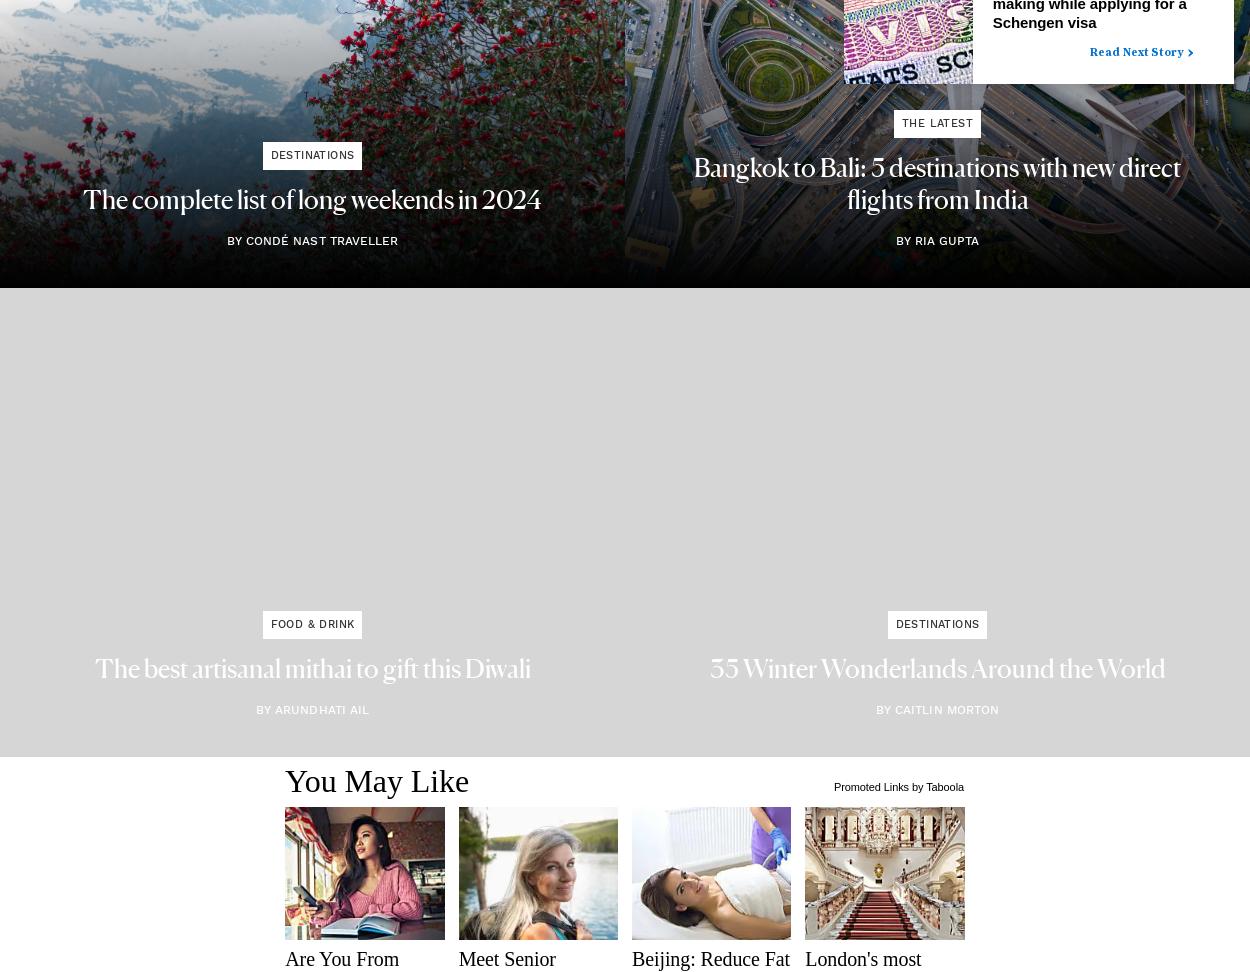  I want to click on 'You May Like', so click(377, 781).